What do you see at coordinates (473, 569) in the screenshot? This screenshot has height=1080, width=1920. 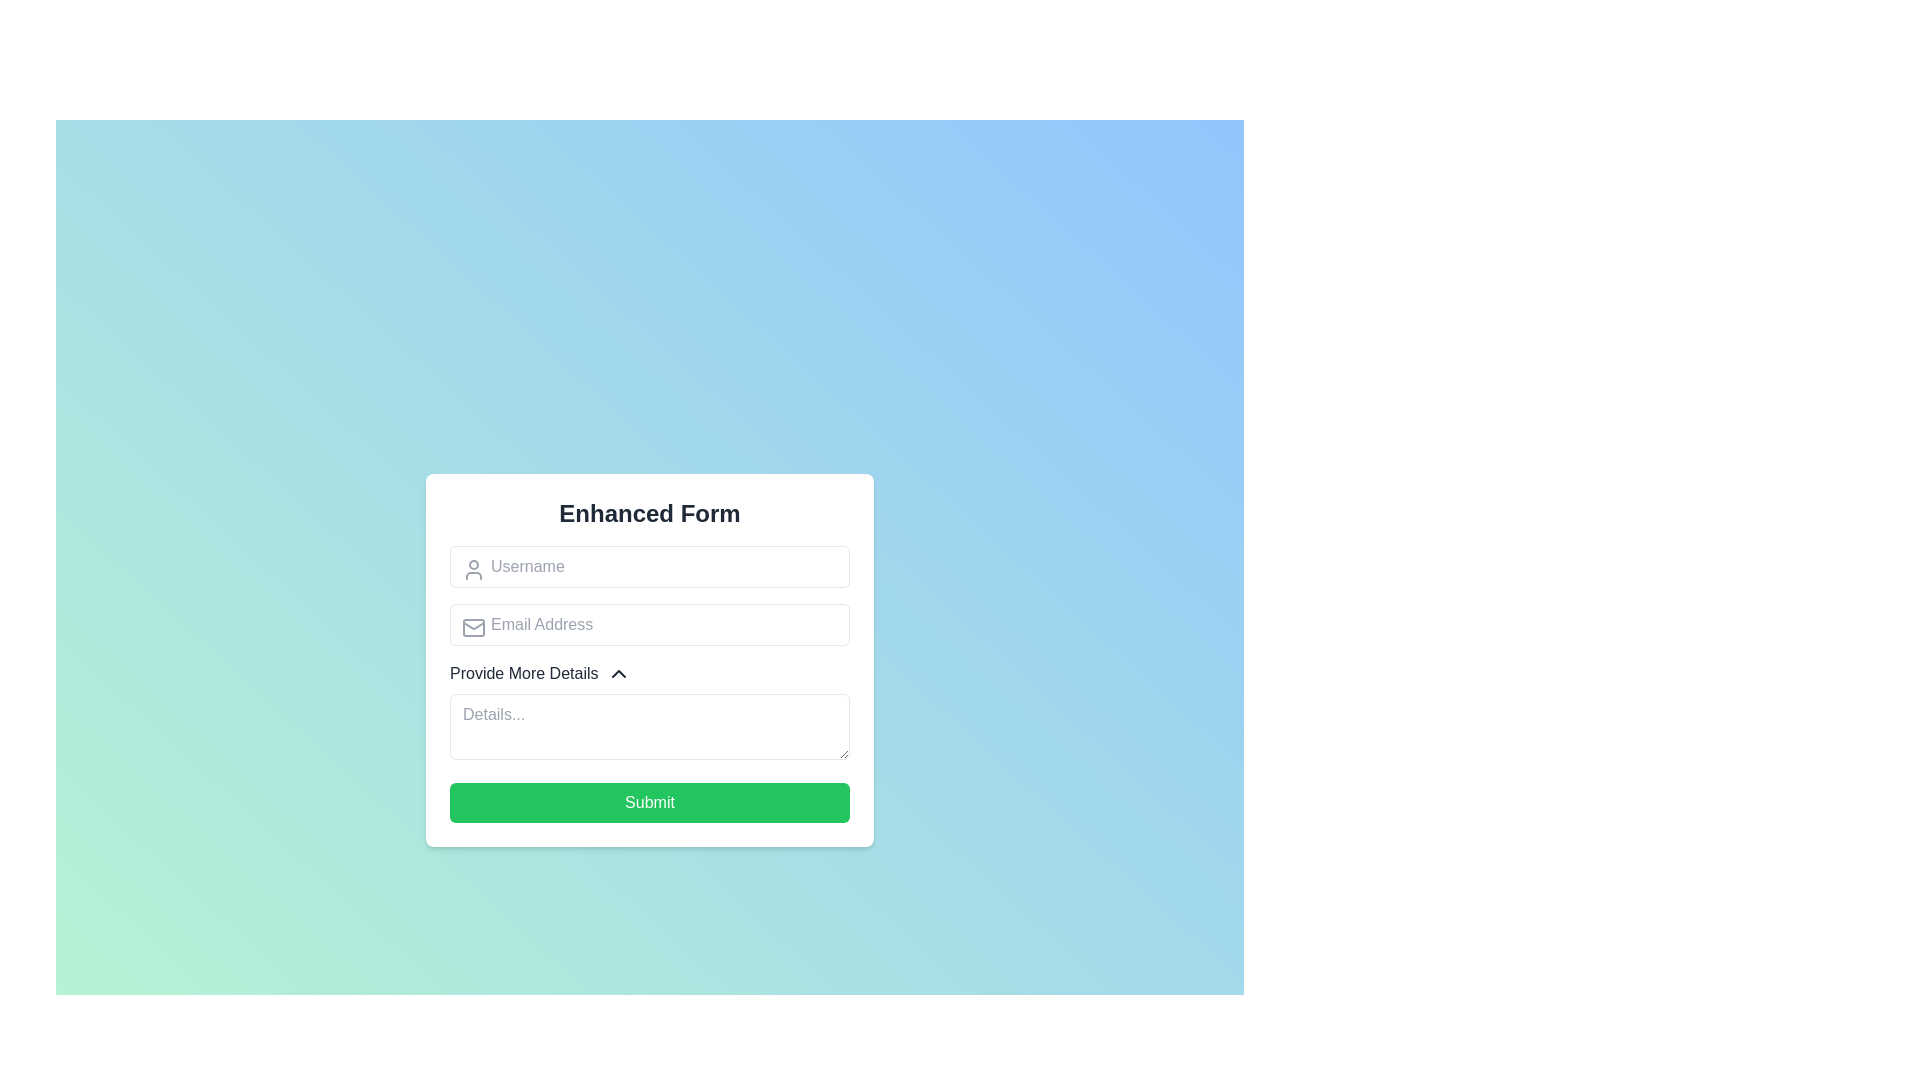 I see `the user profile icon located to the left of the username input field, which features a circular head and a semi-circular body in a grayscale palette` at bounding box center [473, 569].